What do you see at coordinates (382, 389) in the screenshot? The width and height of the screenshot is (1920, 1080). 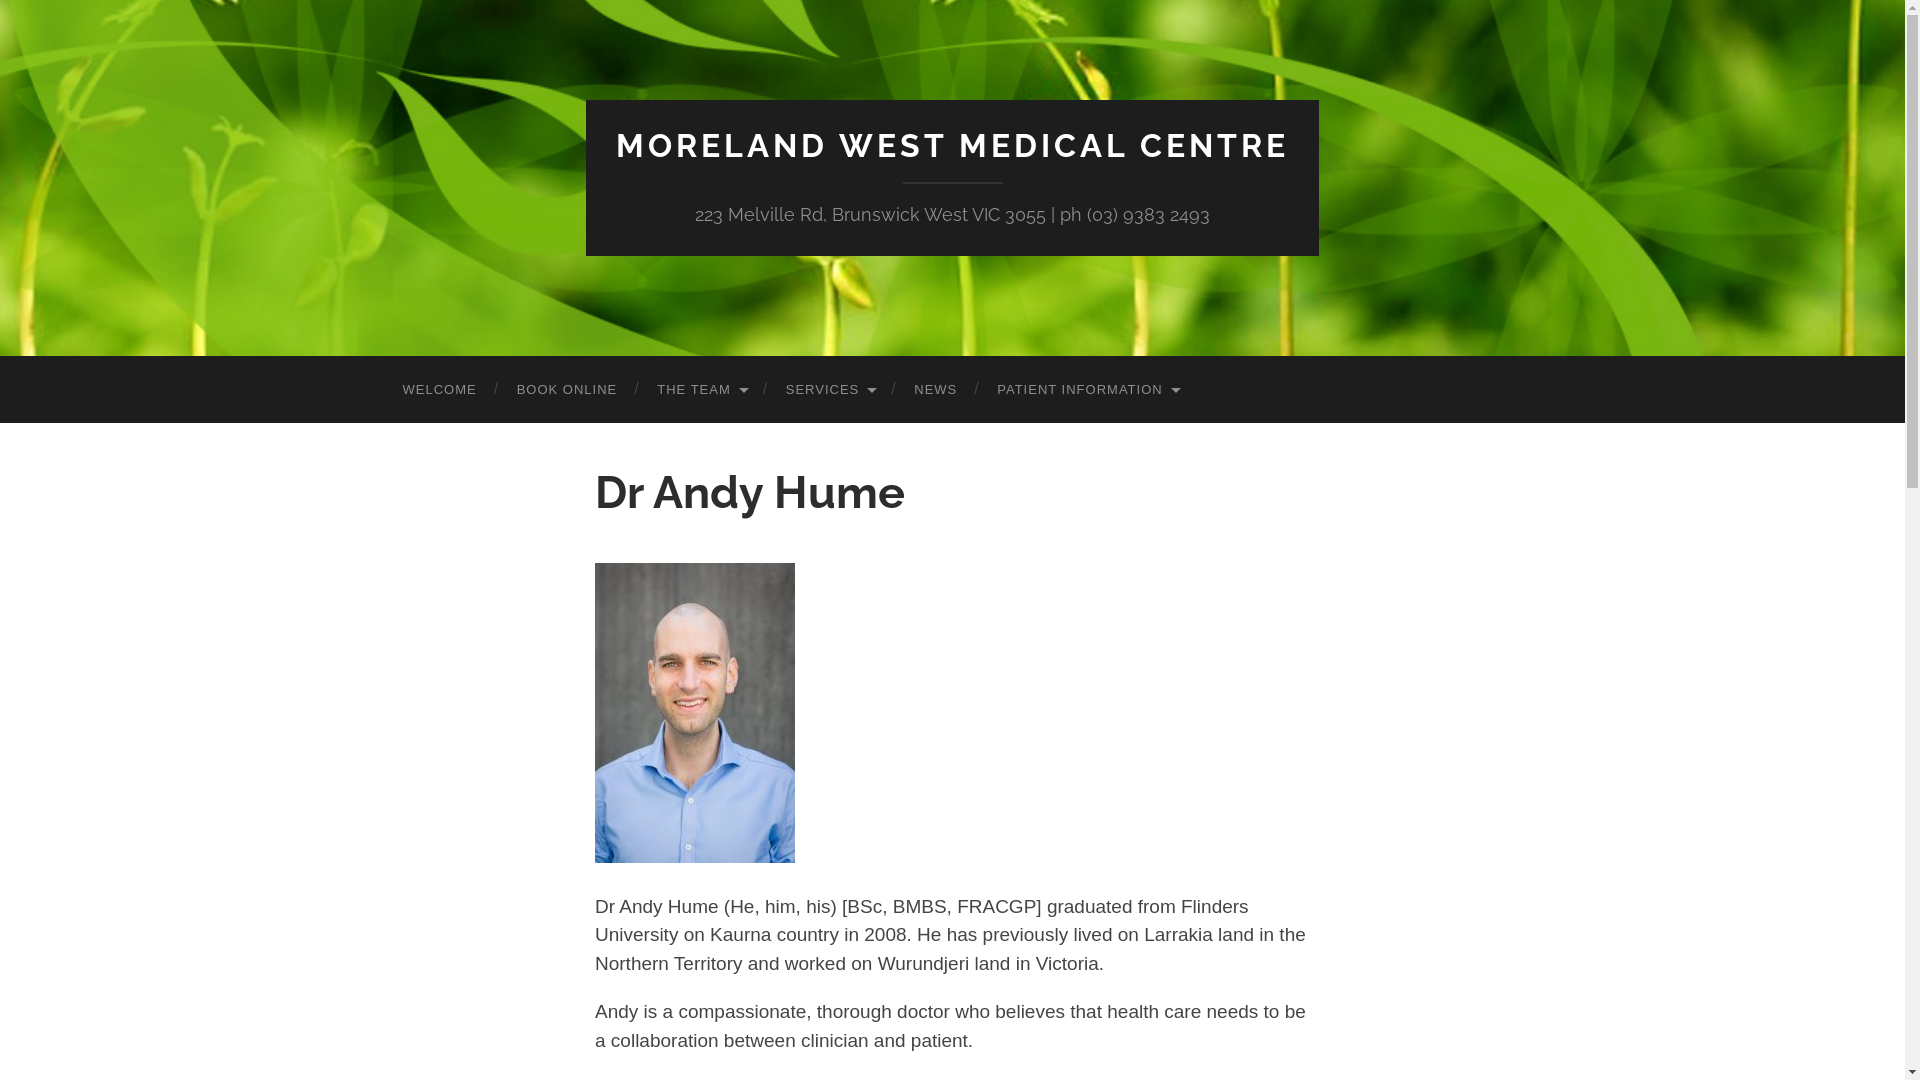 I see `'WELCOME'` at bounding box center [382, 389].